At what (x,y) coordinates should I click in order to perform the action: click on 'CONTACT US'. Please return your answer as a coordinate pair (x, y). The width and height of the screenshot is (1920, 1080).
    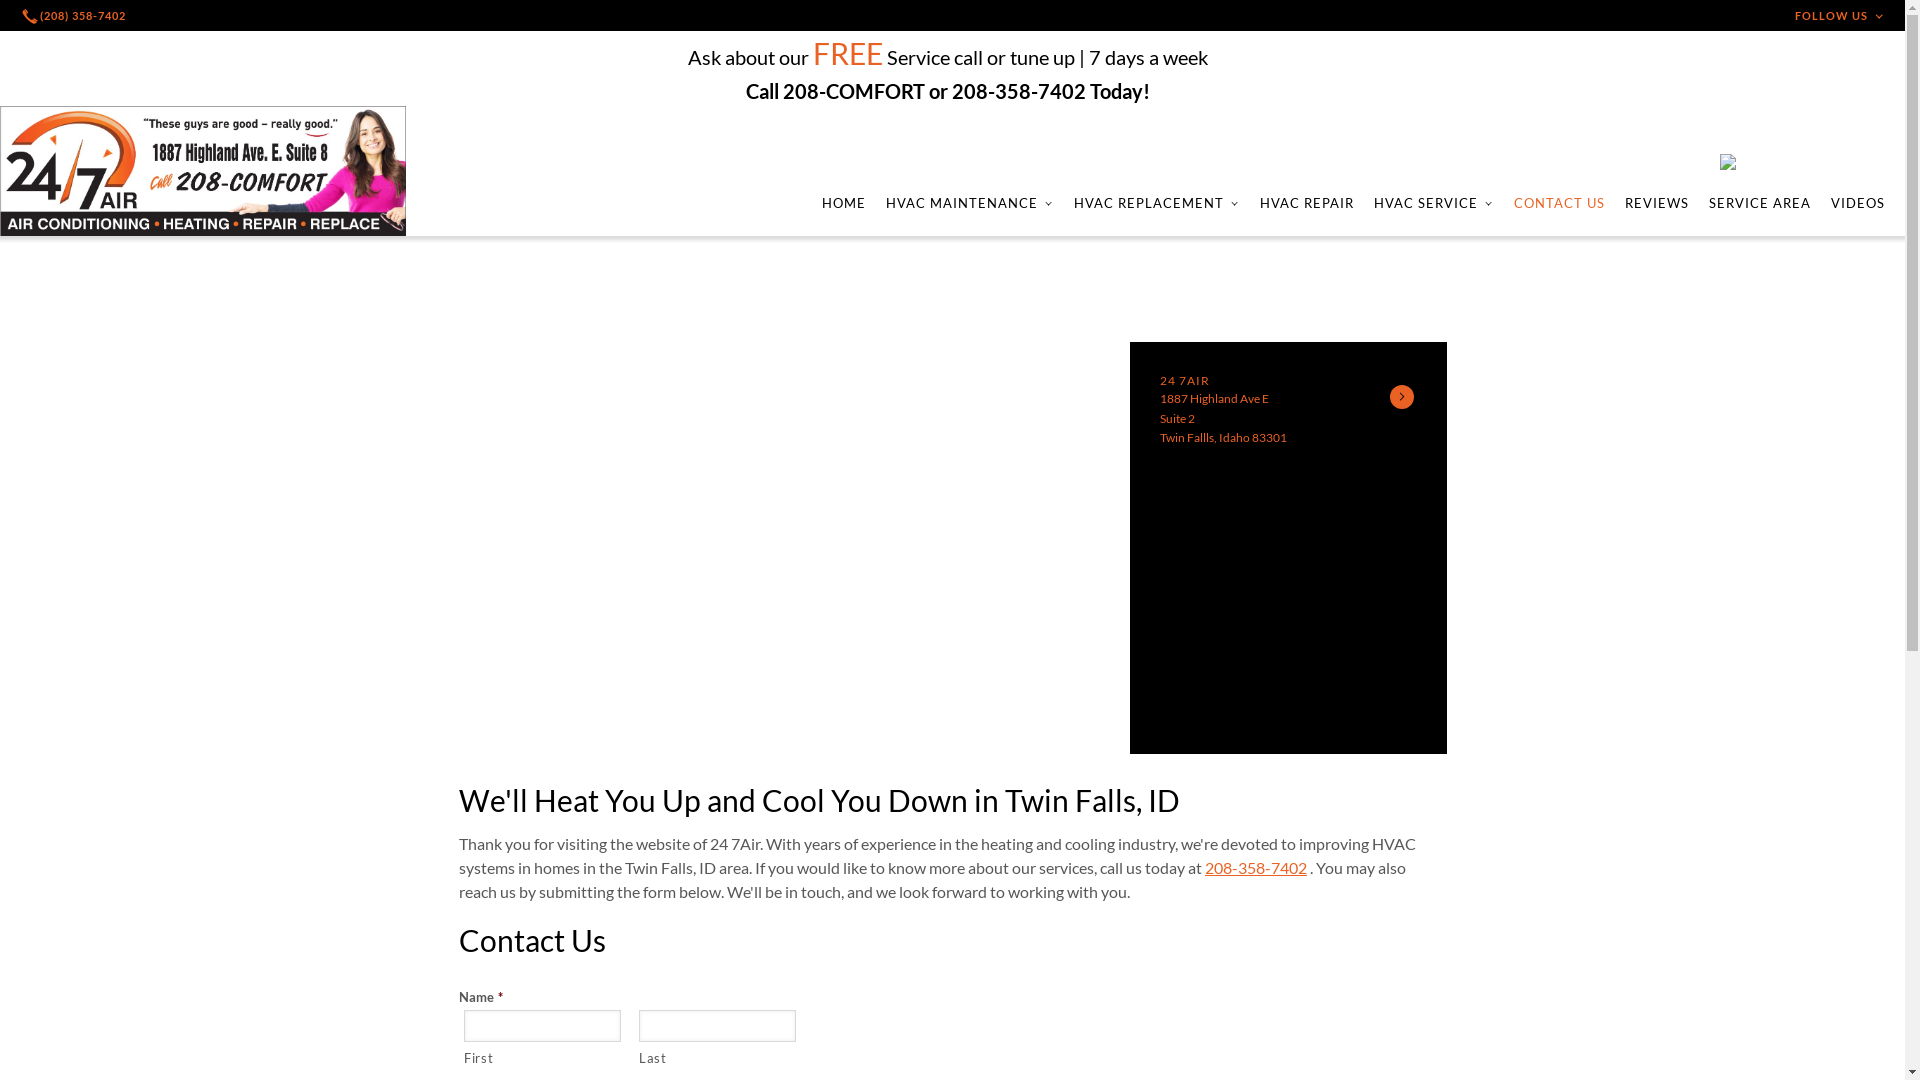
    Looking at the image, I should click on (1558, 203).